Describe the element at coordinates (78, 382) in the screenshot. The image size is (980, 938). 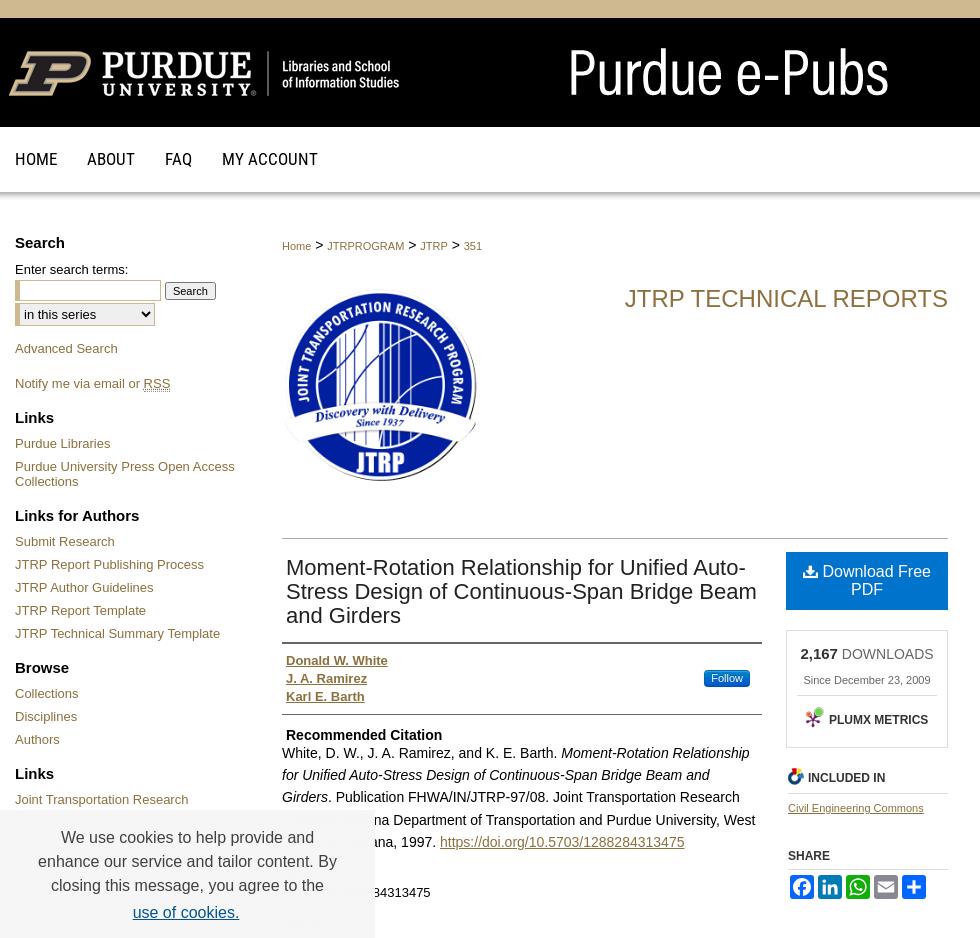
I see `'Notify me via email or'` at that location.